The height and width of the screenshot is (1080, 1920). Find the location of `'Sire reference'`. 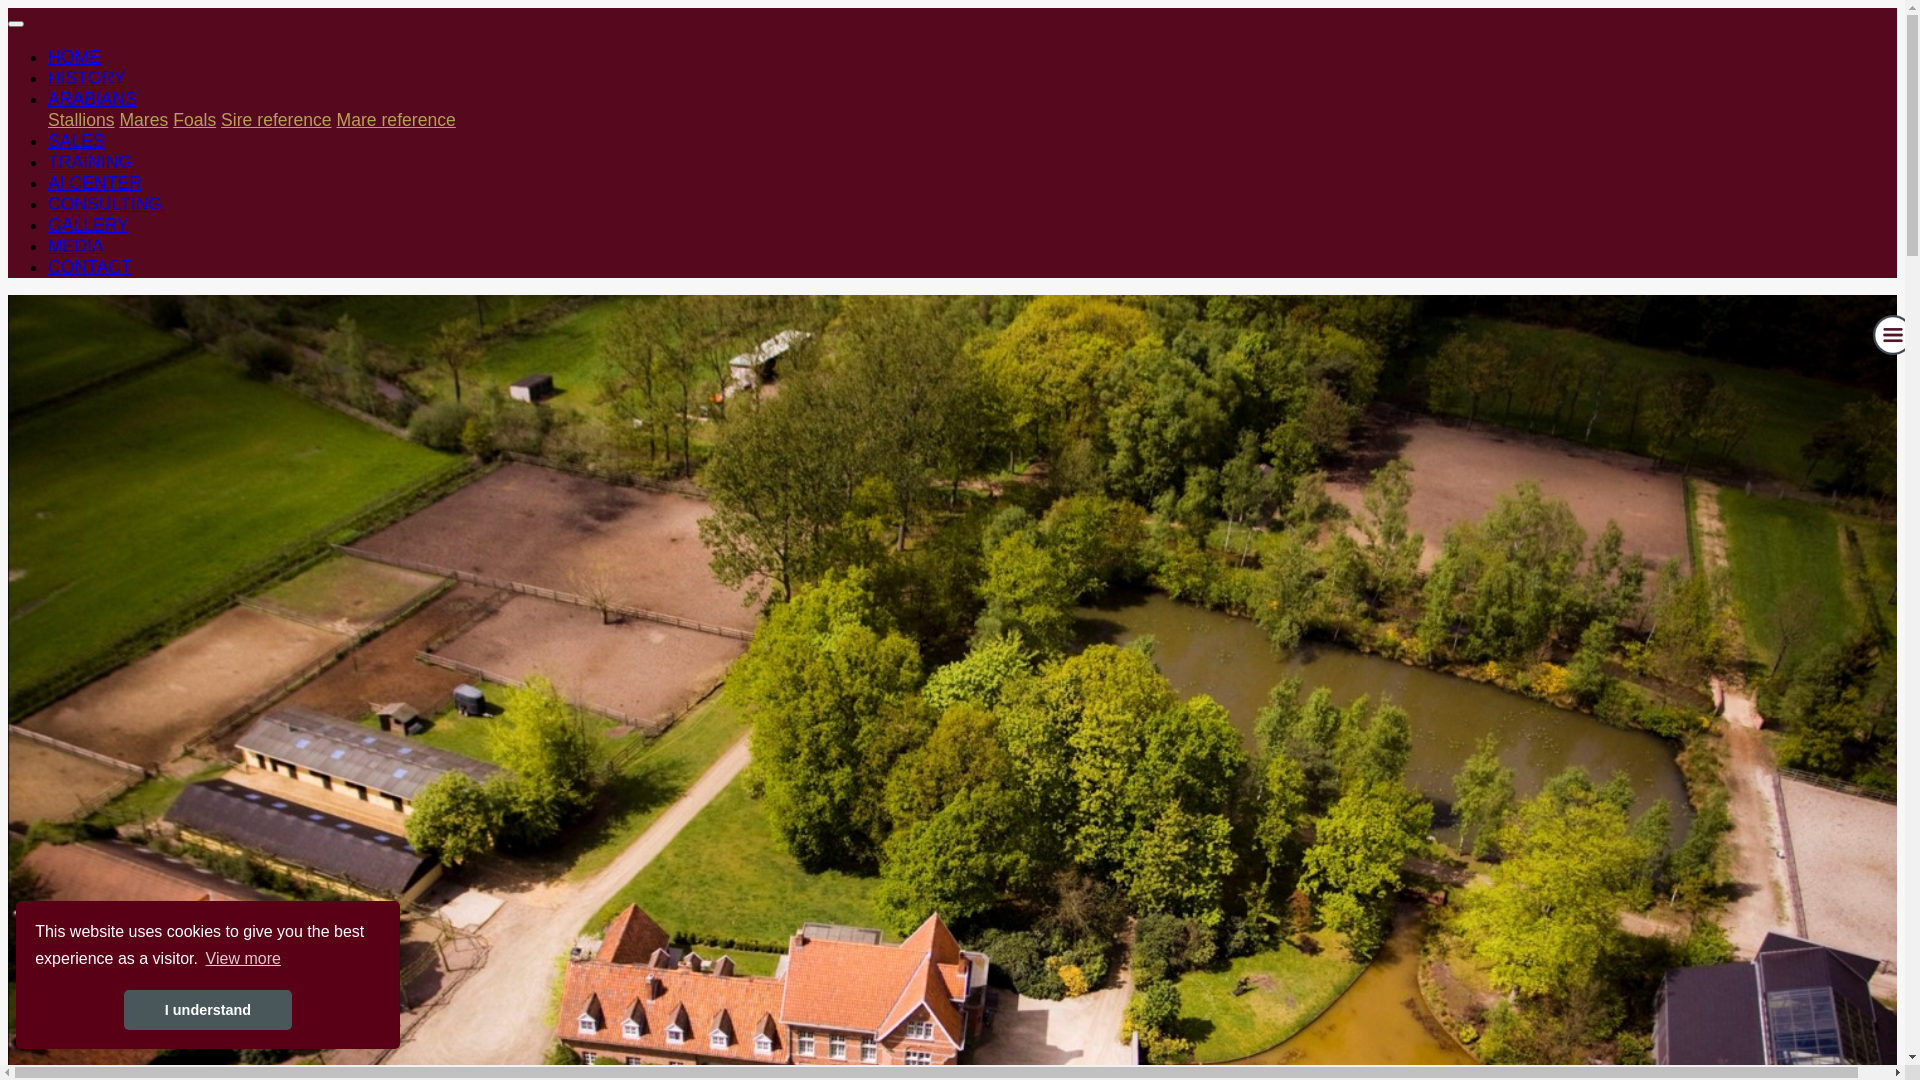

'Sire reference' is located at coordinates (275, 119).